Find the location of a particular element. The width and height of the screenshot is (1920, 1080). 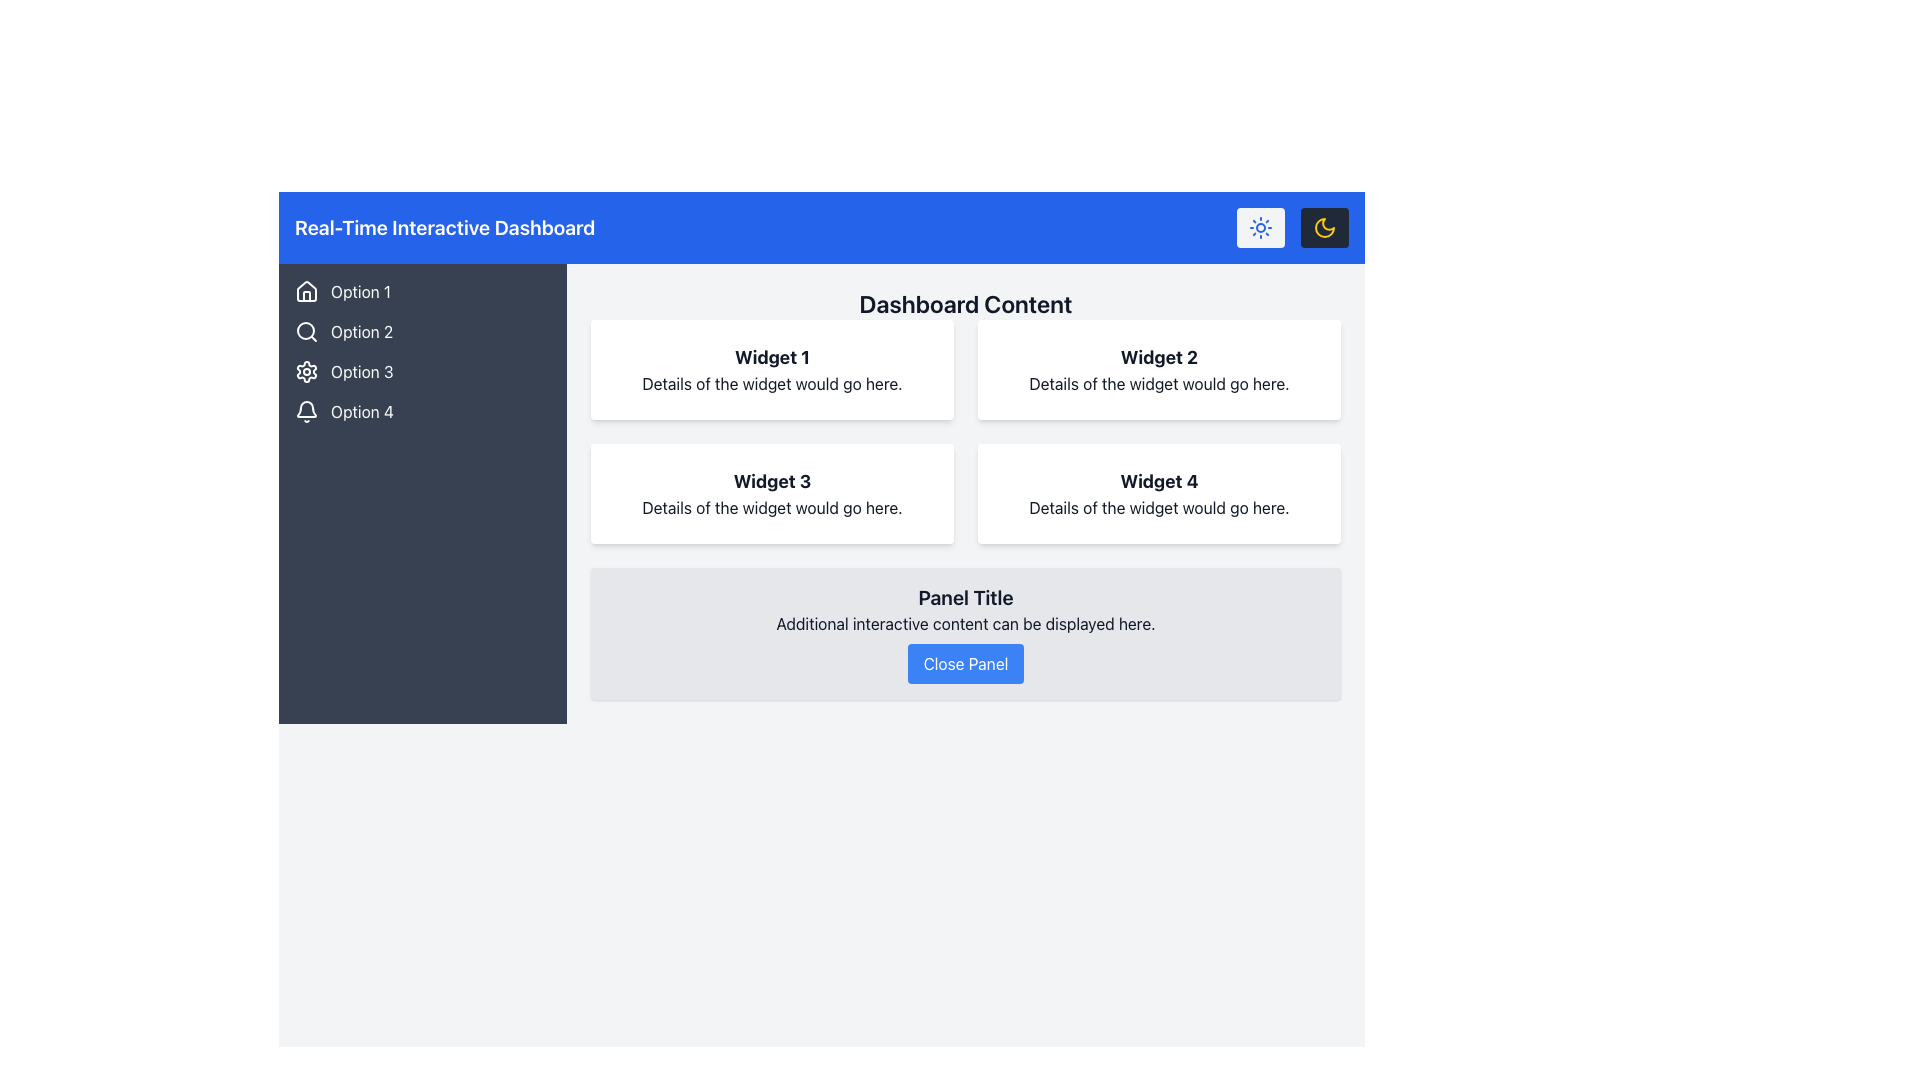

the Information card displaying 'Widget 4' with a white background and rounded corners located in the fourth position of the grid layout in the 'Dashboard Content' area is located at coordinates (1159, 493).